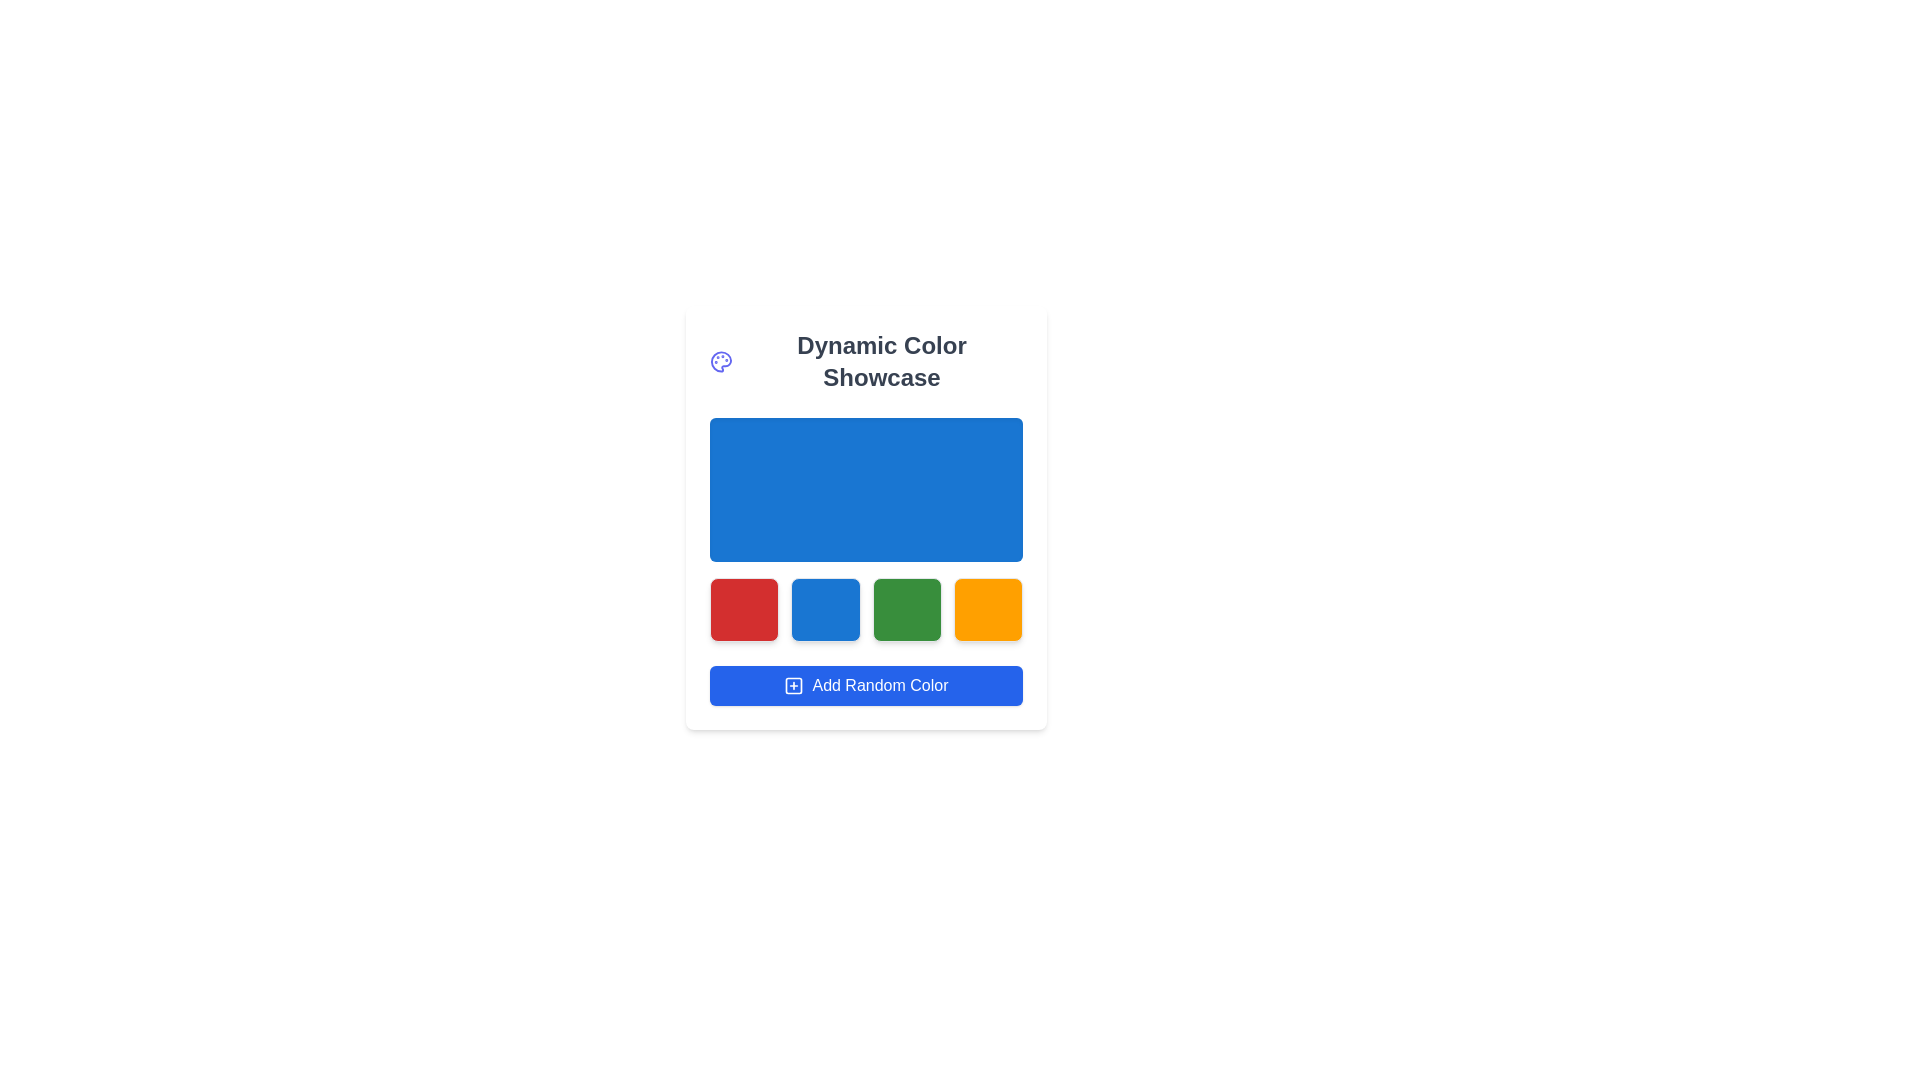 The image size is (1920, 1080). What do you see at coordinates (866, 685) in the screenshot?
I see `the 'Add Random Color' button located at the bottom of the 'Dynamic Color Showcase' card` at bounding box center [866, 685].